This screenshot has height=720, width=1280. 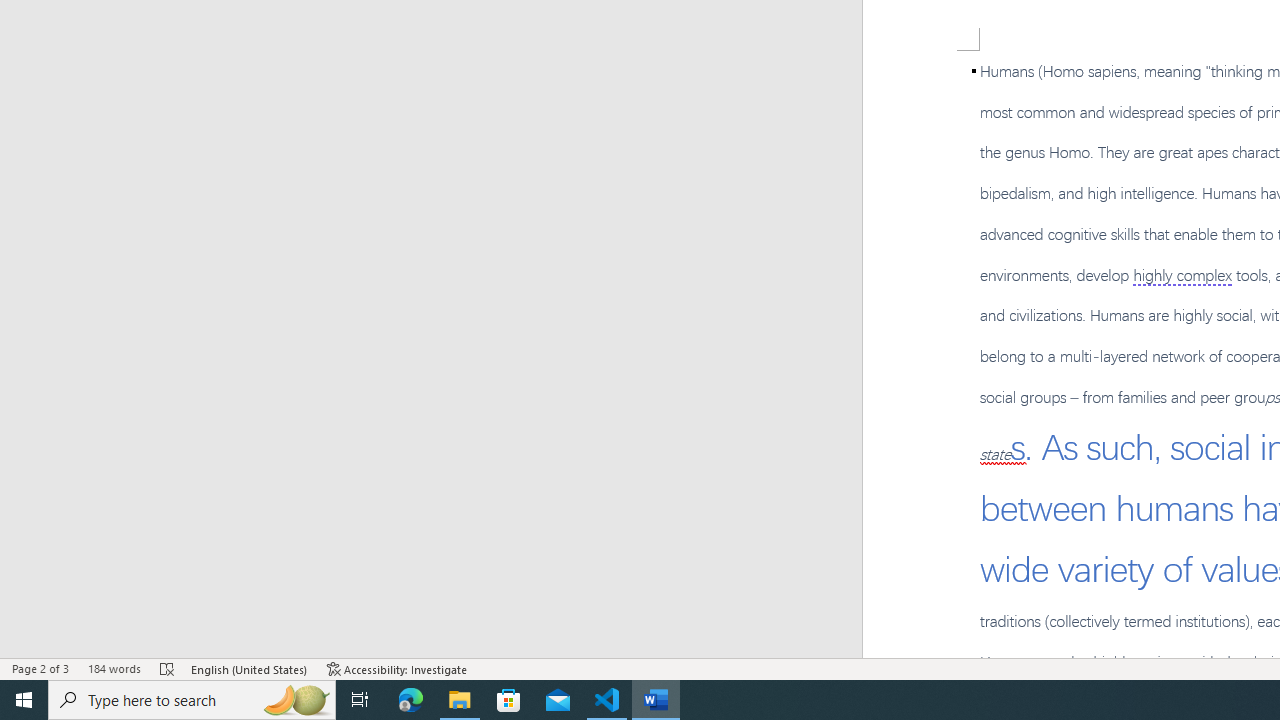 I want to click on 'Word - 1 running window', so click(x=656, y=698).